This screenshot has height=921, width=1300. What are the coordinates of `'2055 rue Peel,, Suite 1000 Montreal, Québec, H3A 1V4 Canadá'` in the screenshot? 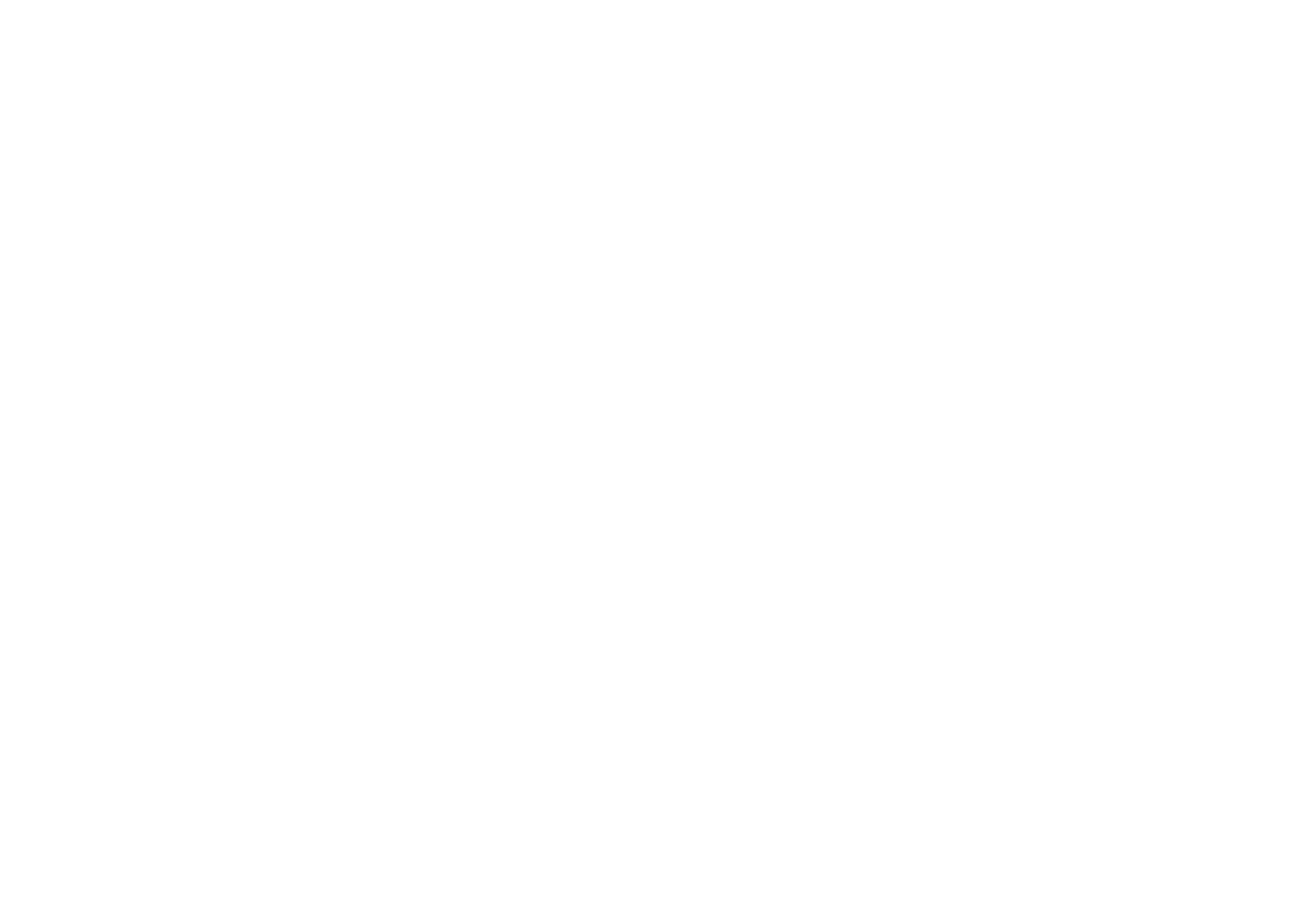 It's located at (400, 398).